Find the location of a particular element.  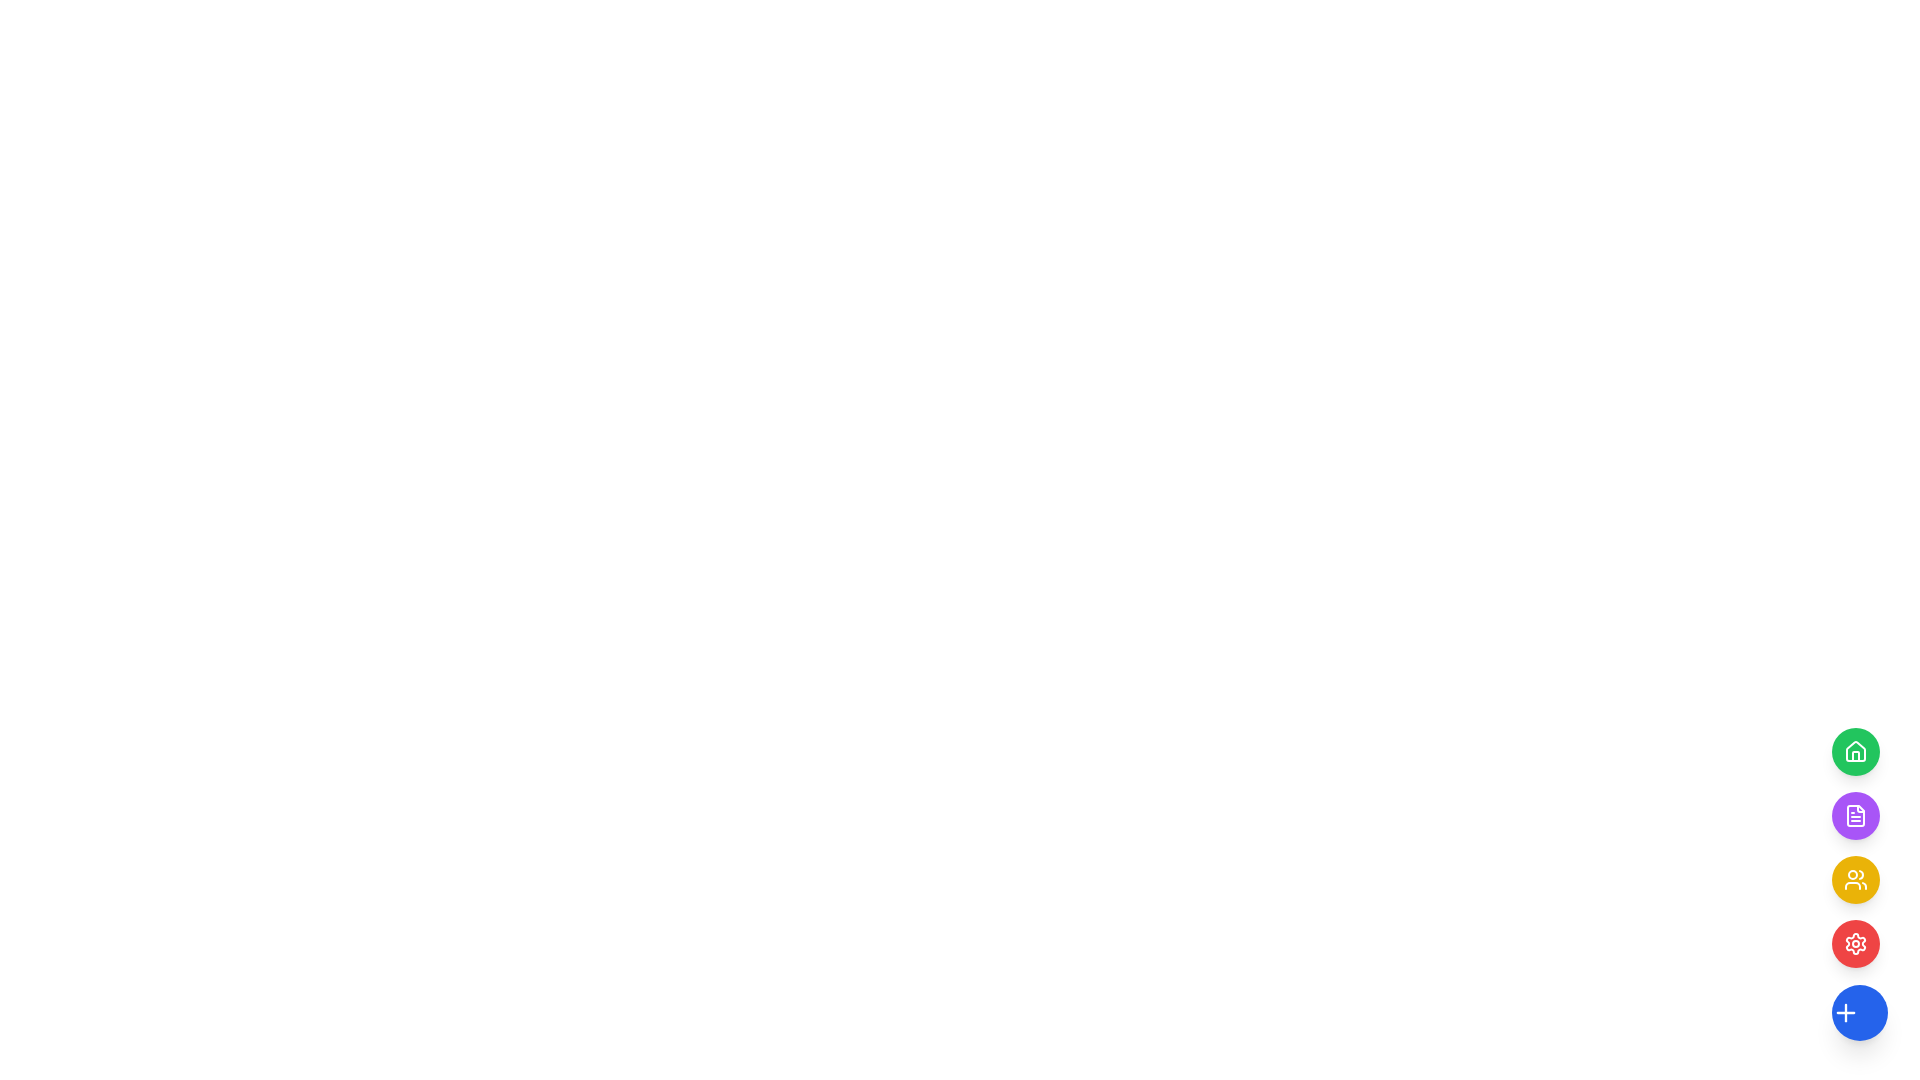

the circular button with a purple background and a white document icon is located at coordinates (1855, 816).